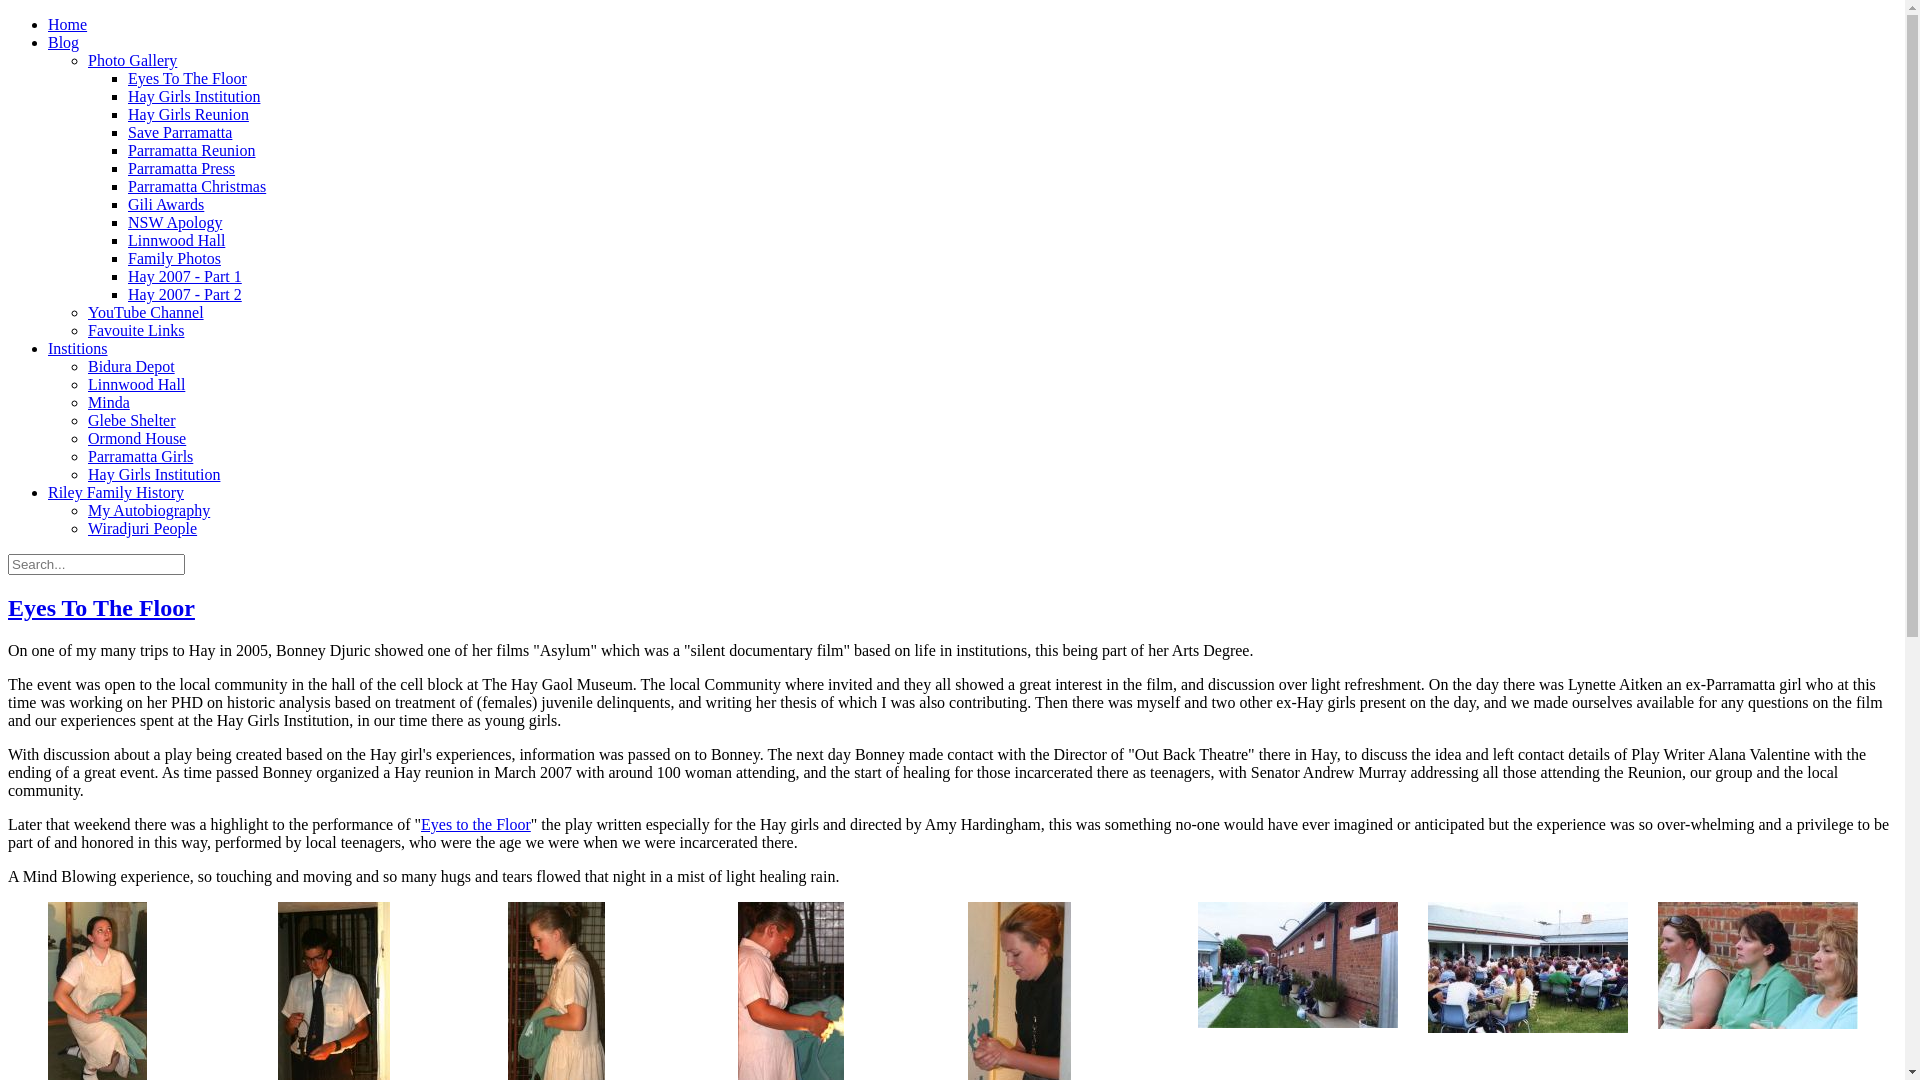 This screenshot has height=1080, width=1920. Describe the element at coordinates (86, 437) in the screenshot. I see `'Ormond House'` at that location.